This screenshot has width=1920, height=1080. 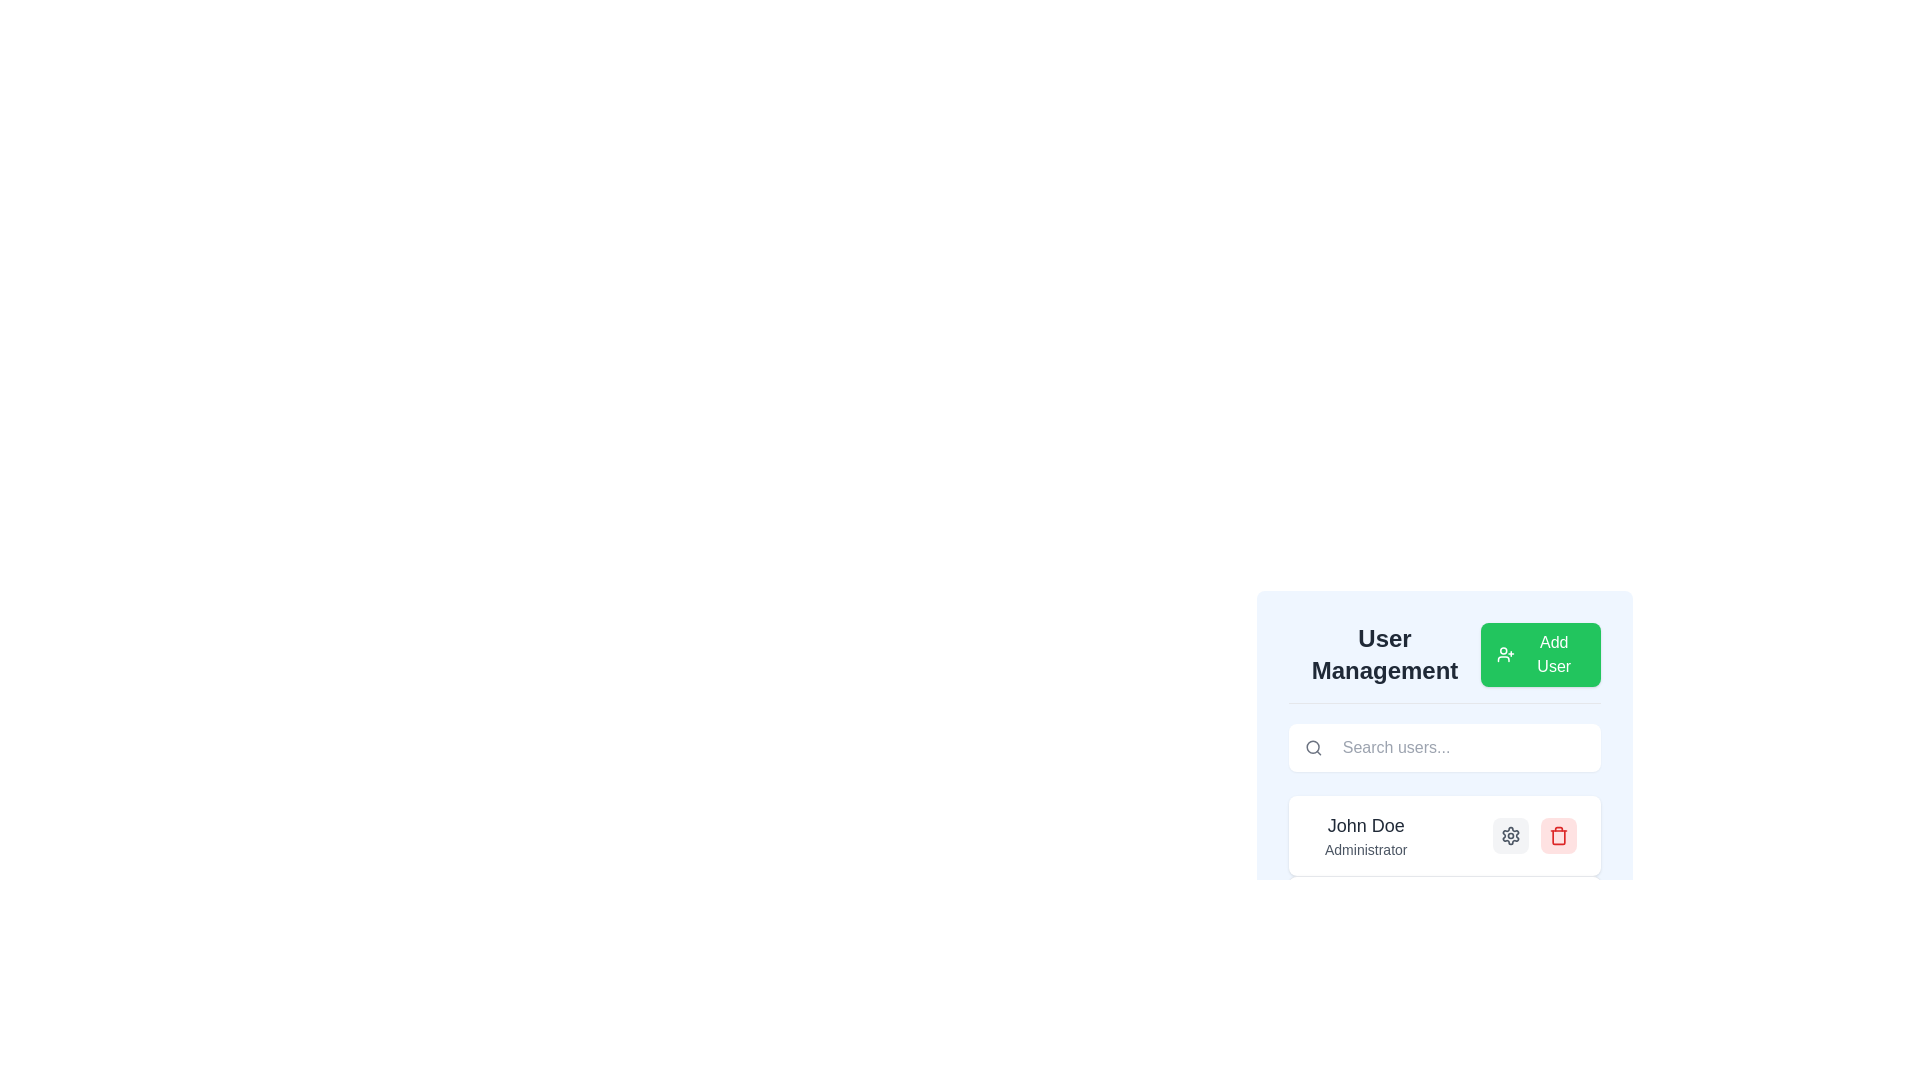 I want to click on text label that specifies the role or designation of the user, located directly below 'John Doe' in the user card component, so click(x=1365, y=849).